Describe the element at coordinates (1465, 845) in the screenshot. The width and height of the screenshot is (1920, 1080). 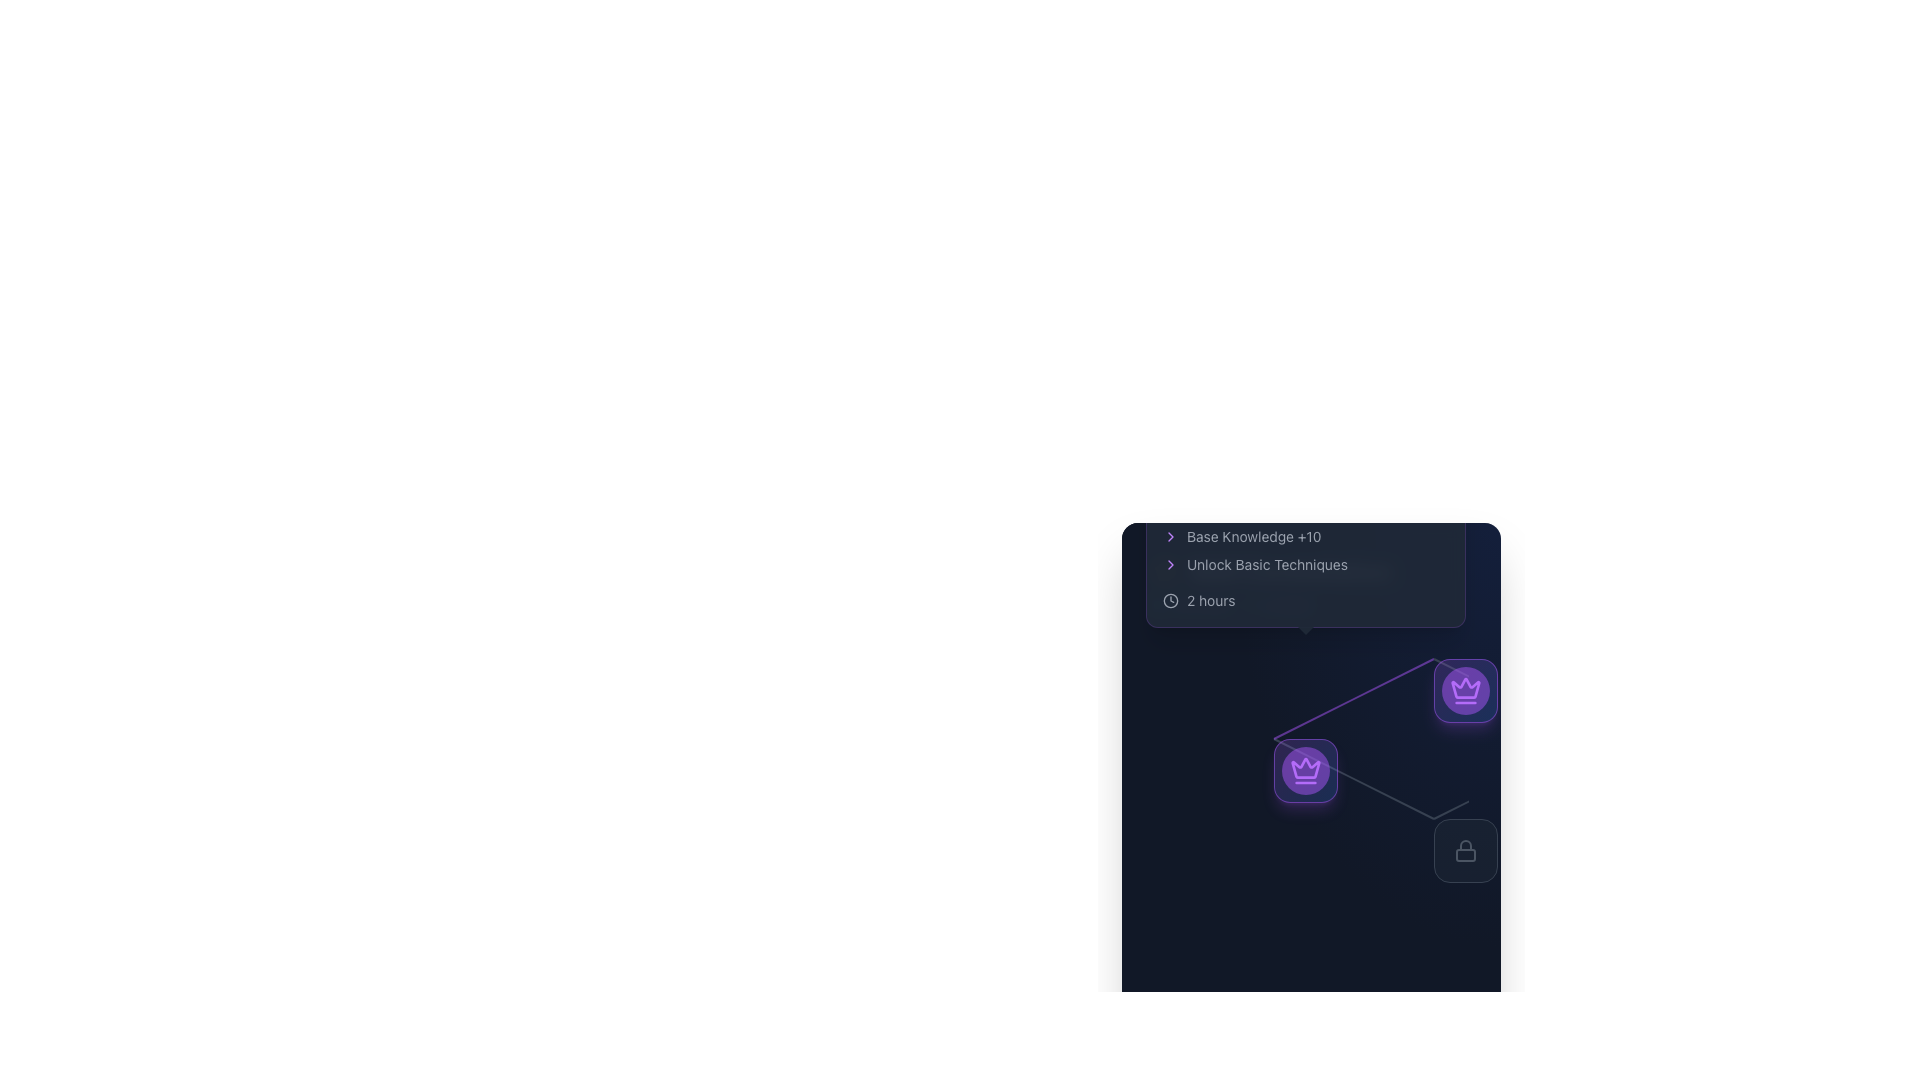
I see `the curved portion of the lock's shackle icon located in the lower right corner of the interface, which is part of an SVG graphic representing security or restricted access` at that location.